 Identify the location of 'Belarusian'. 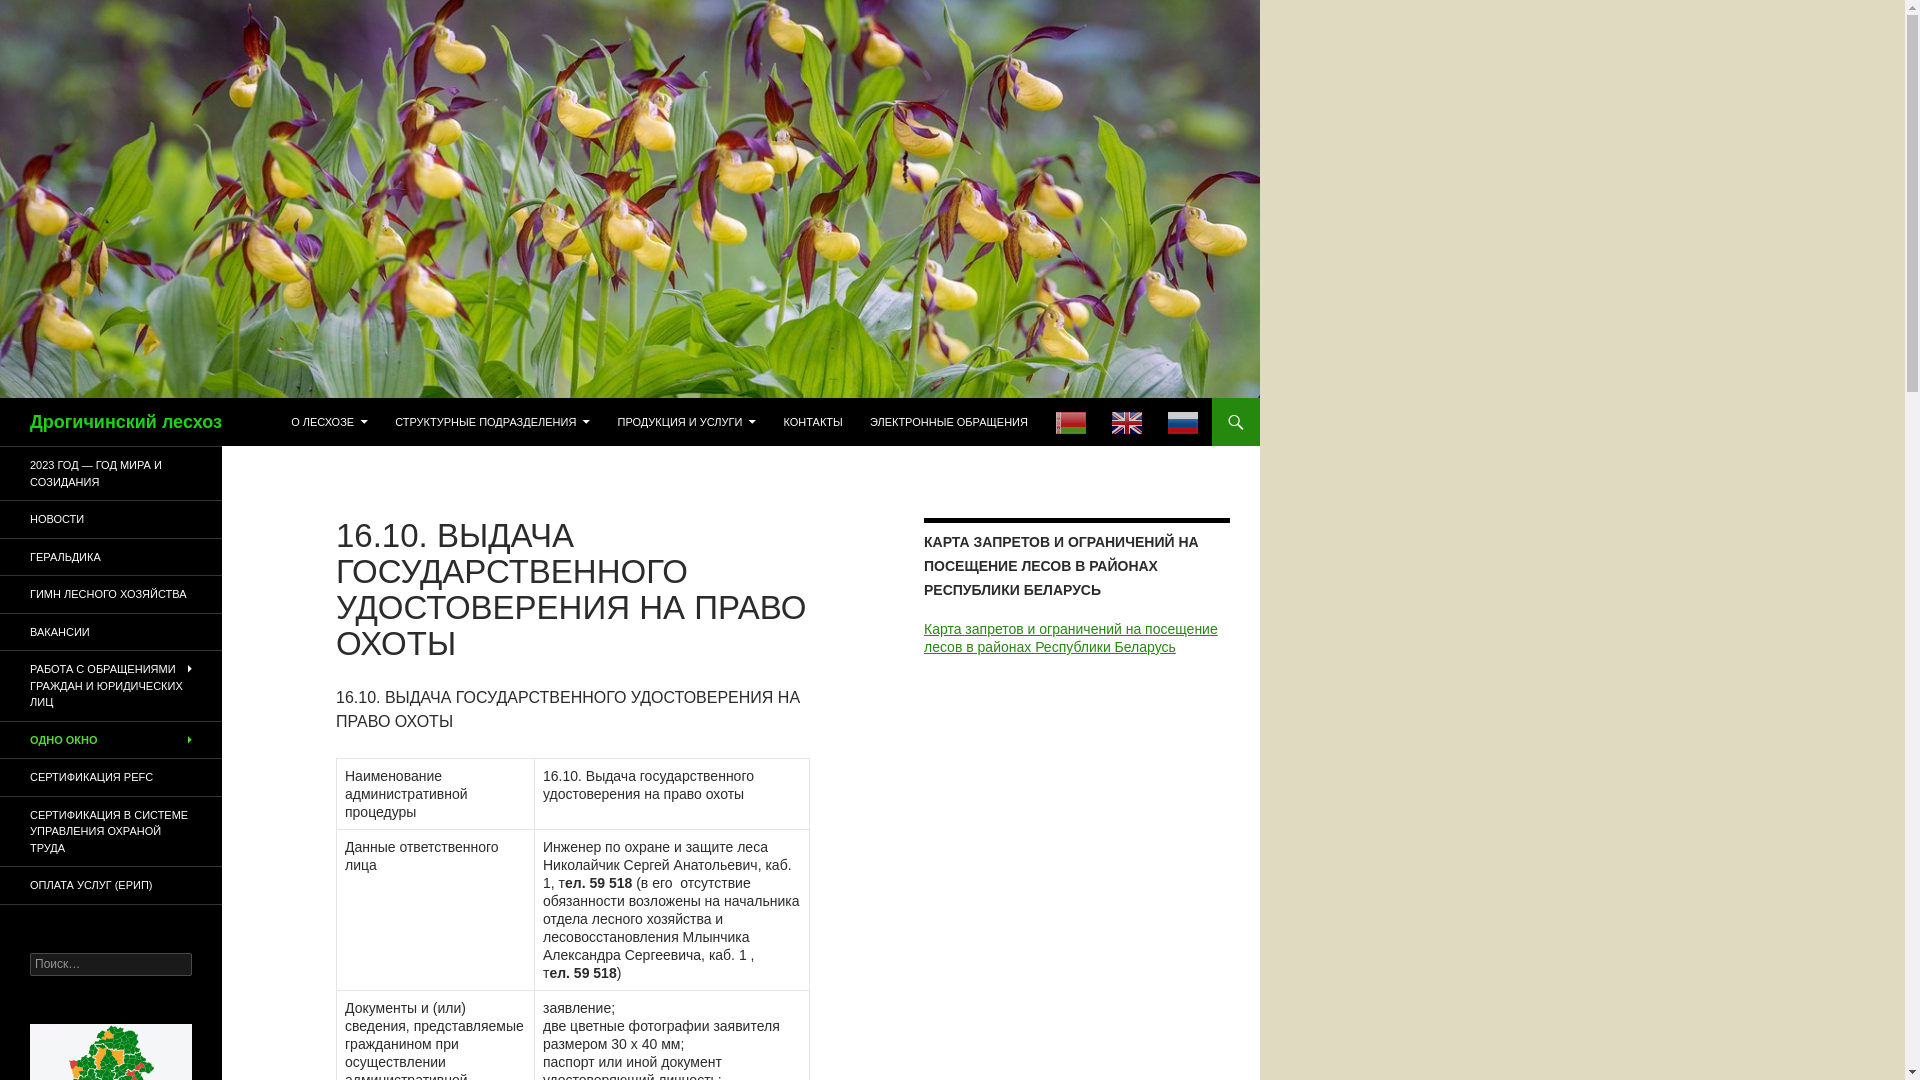
(1041, 420).